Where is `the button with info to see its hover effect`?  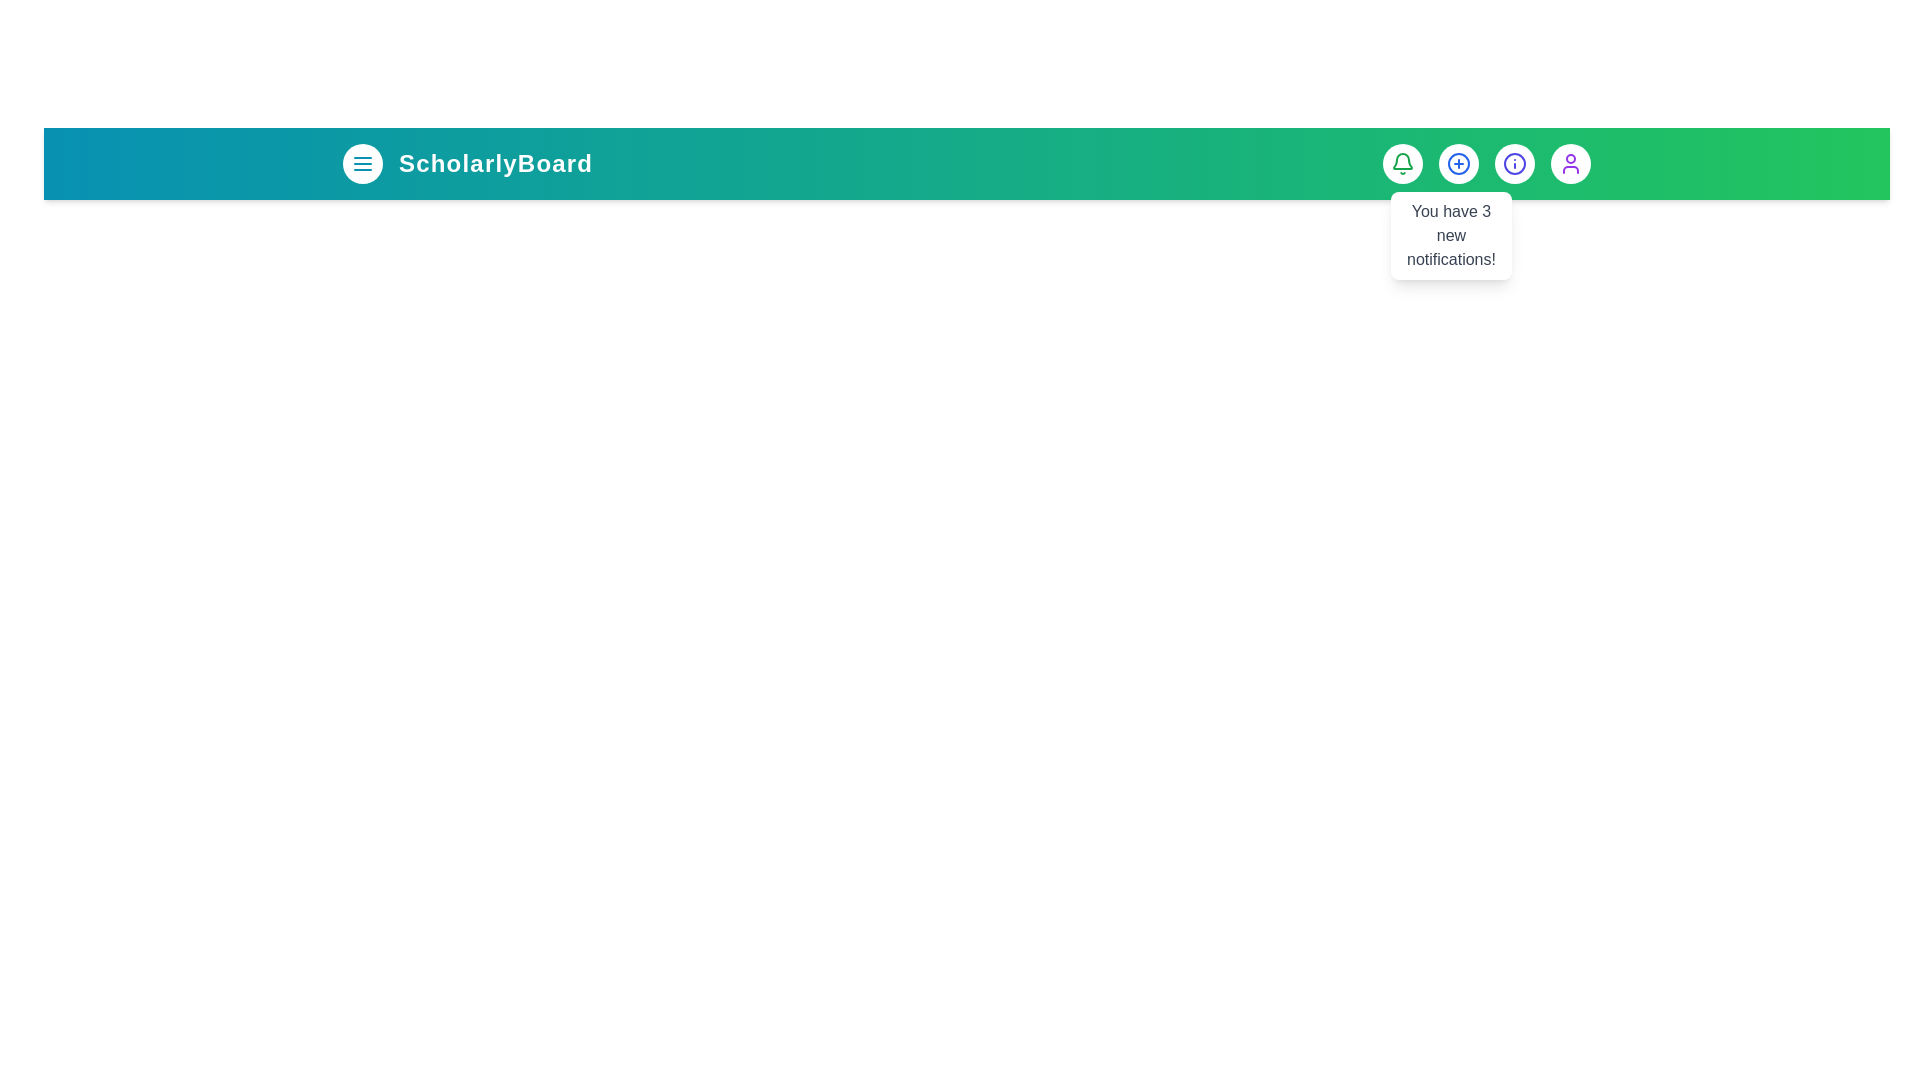 the button with info to see its hover effect is located at coordinates (1515, 163).